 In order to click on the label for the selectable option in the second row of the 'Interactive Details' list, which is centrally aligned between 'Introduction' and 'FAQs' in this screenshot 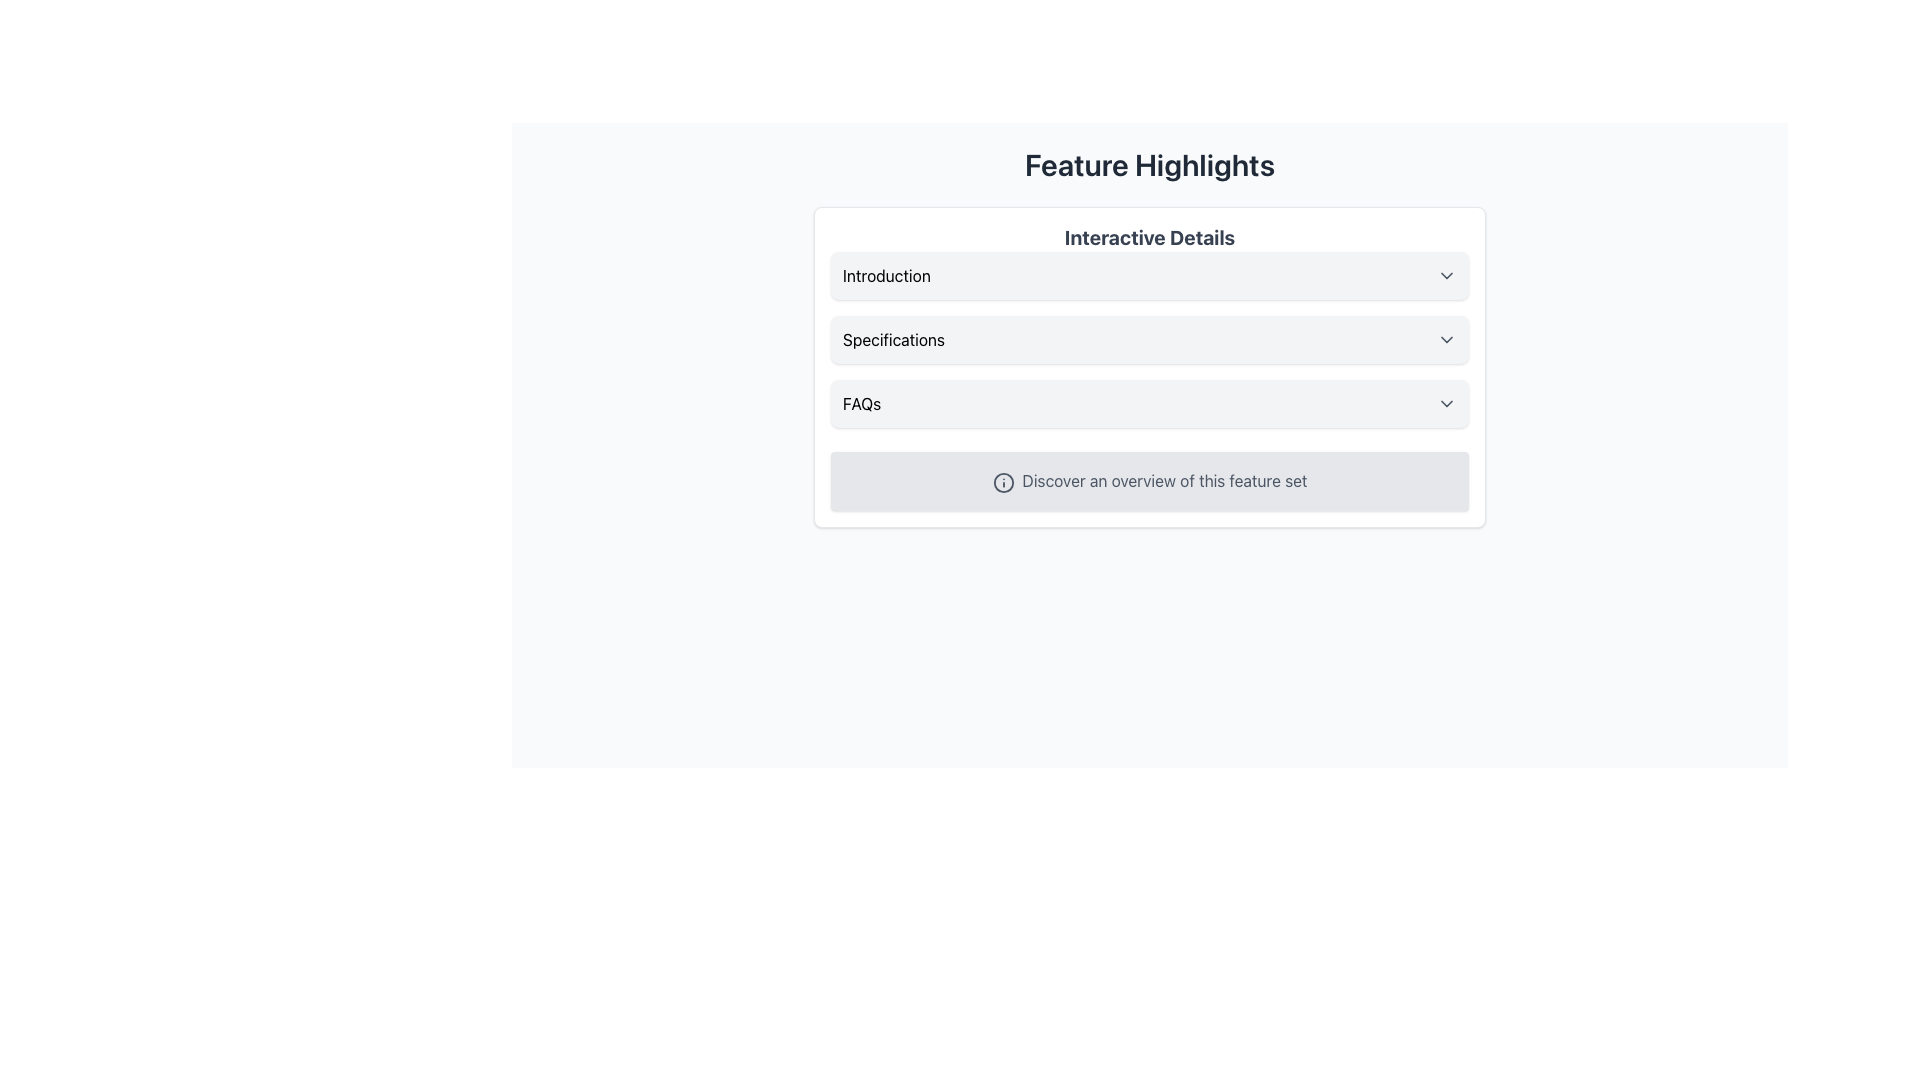, I will do `click(893, 338)`.